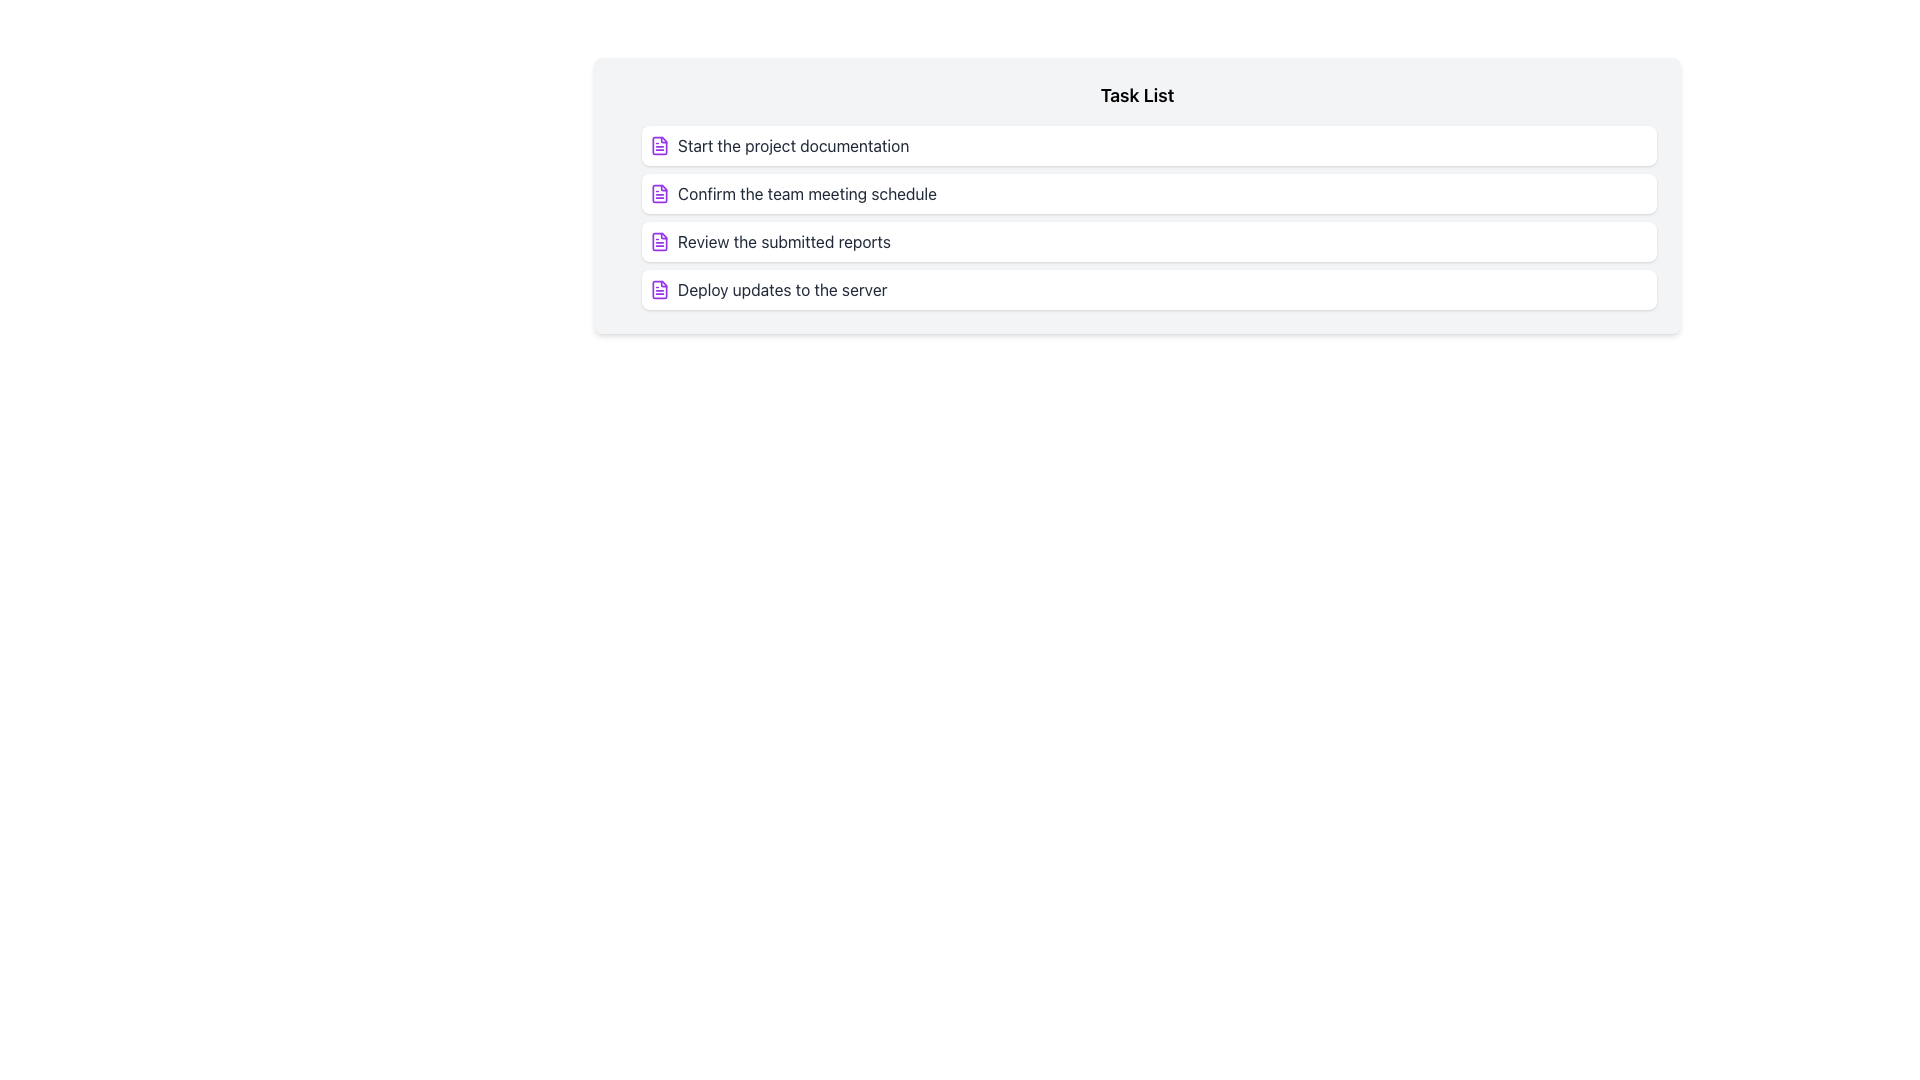 This screenshot has width=1920, height=1080. I want to click on the text element that reads 'Deploy updates to the server', which is the fourth entry in the 'Task List' section, located below 'Review the submitted reports', so click(781, 289).